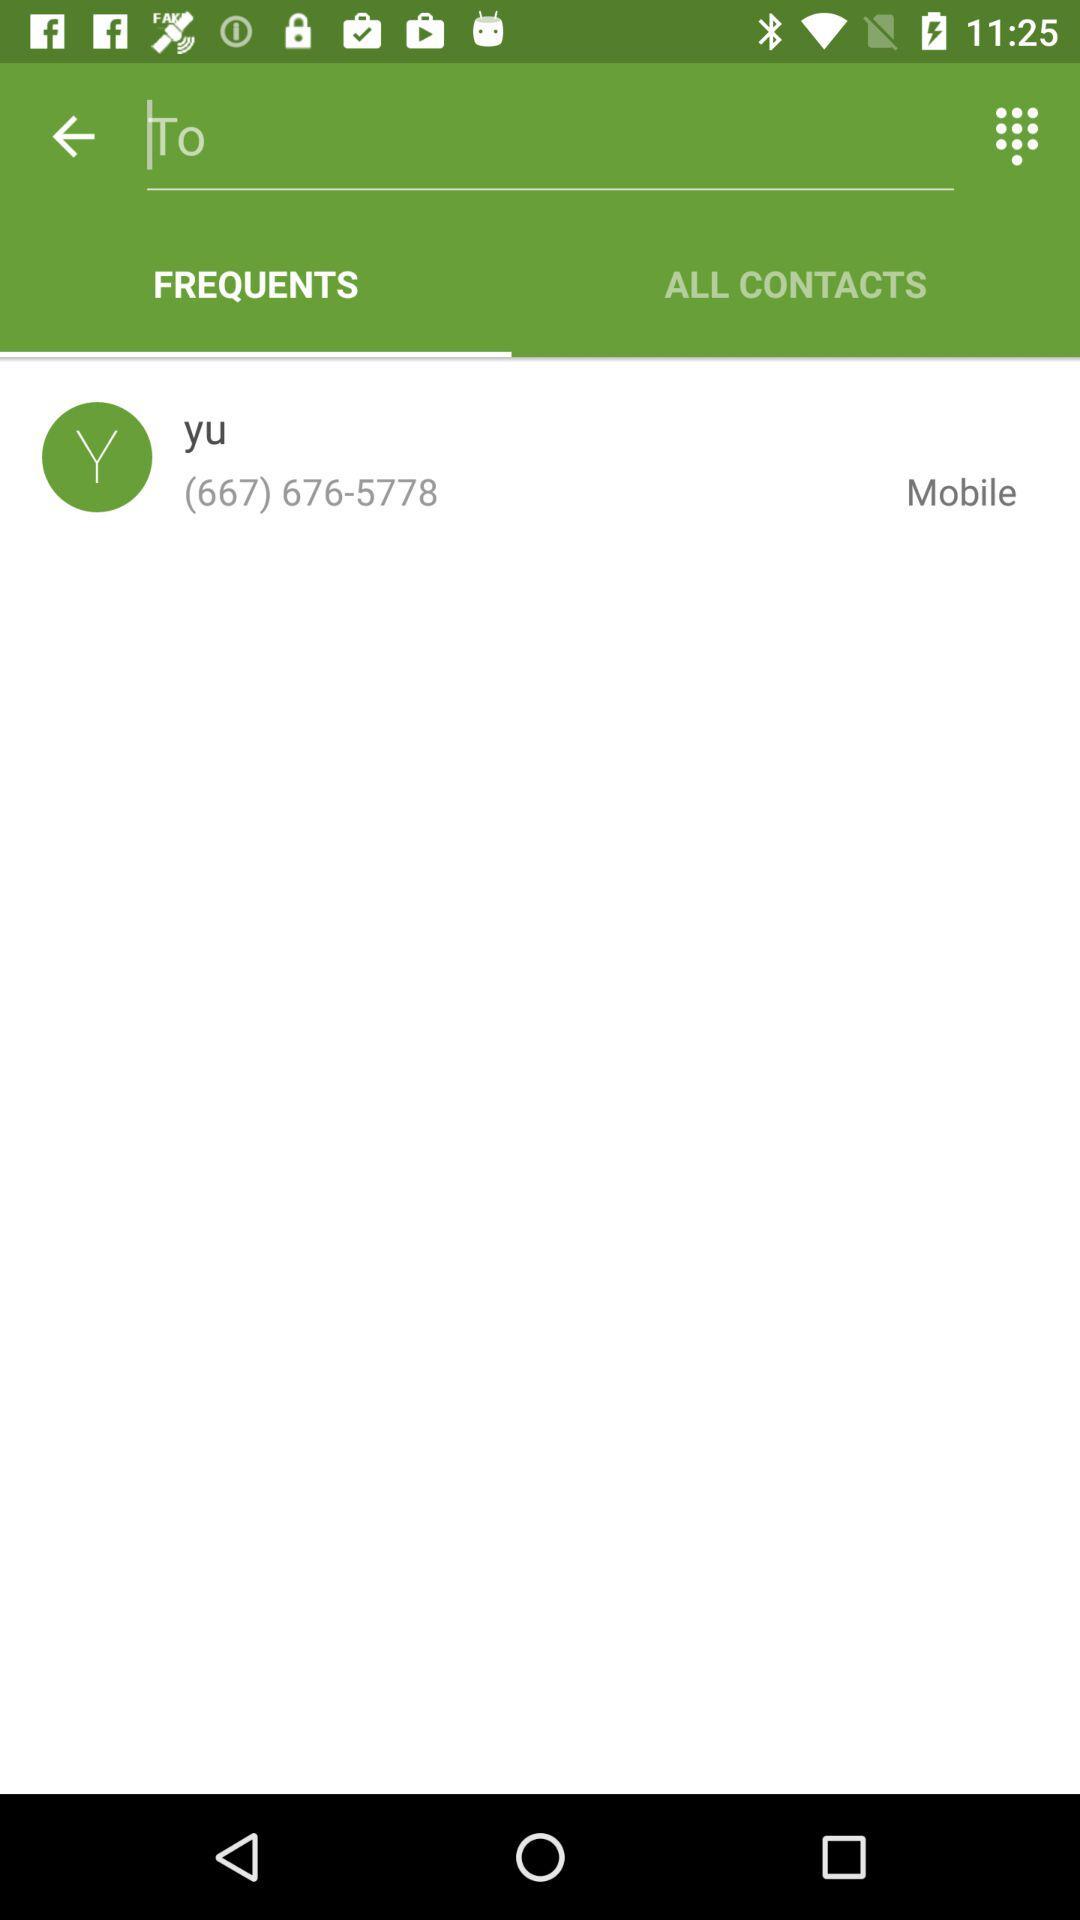 The width and height of the screenshot is (1080, 1920). Describe the element at coordinates (945, 491) in the screenshot. I see `the mobile item` at that location.